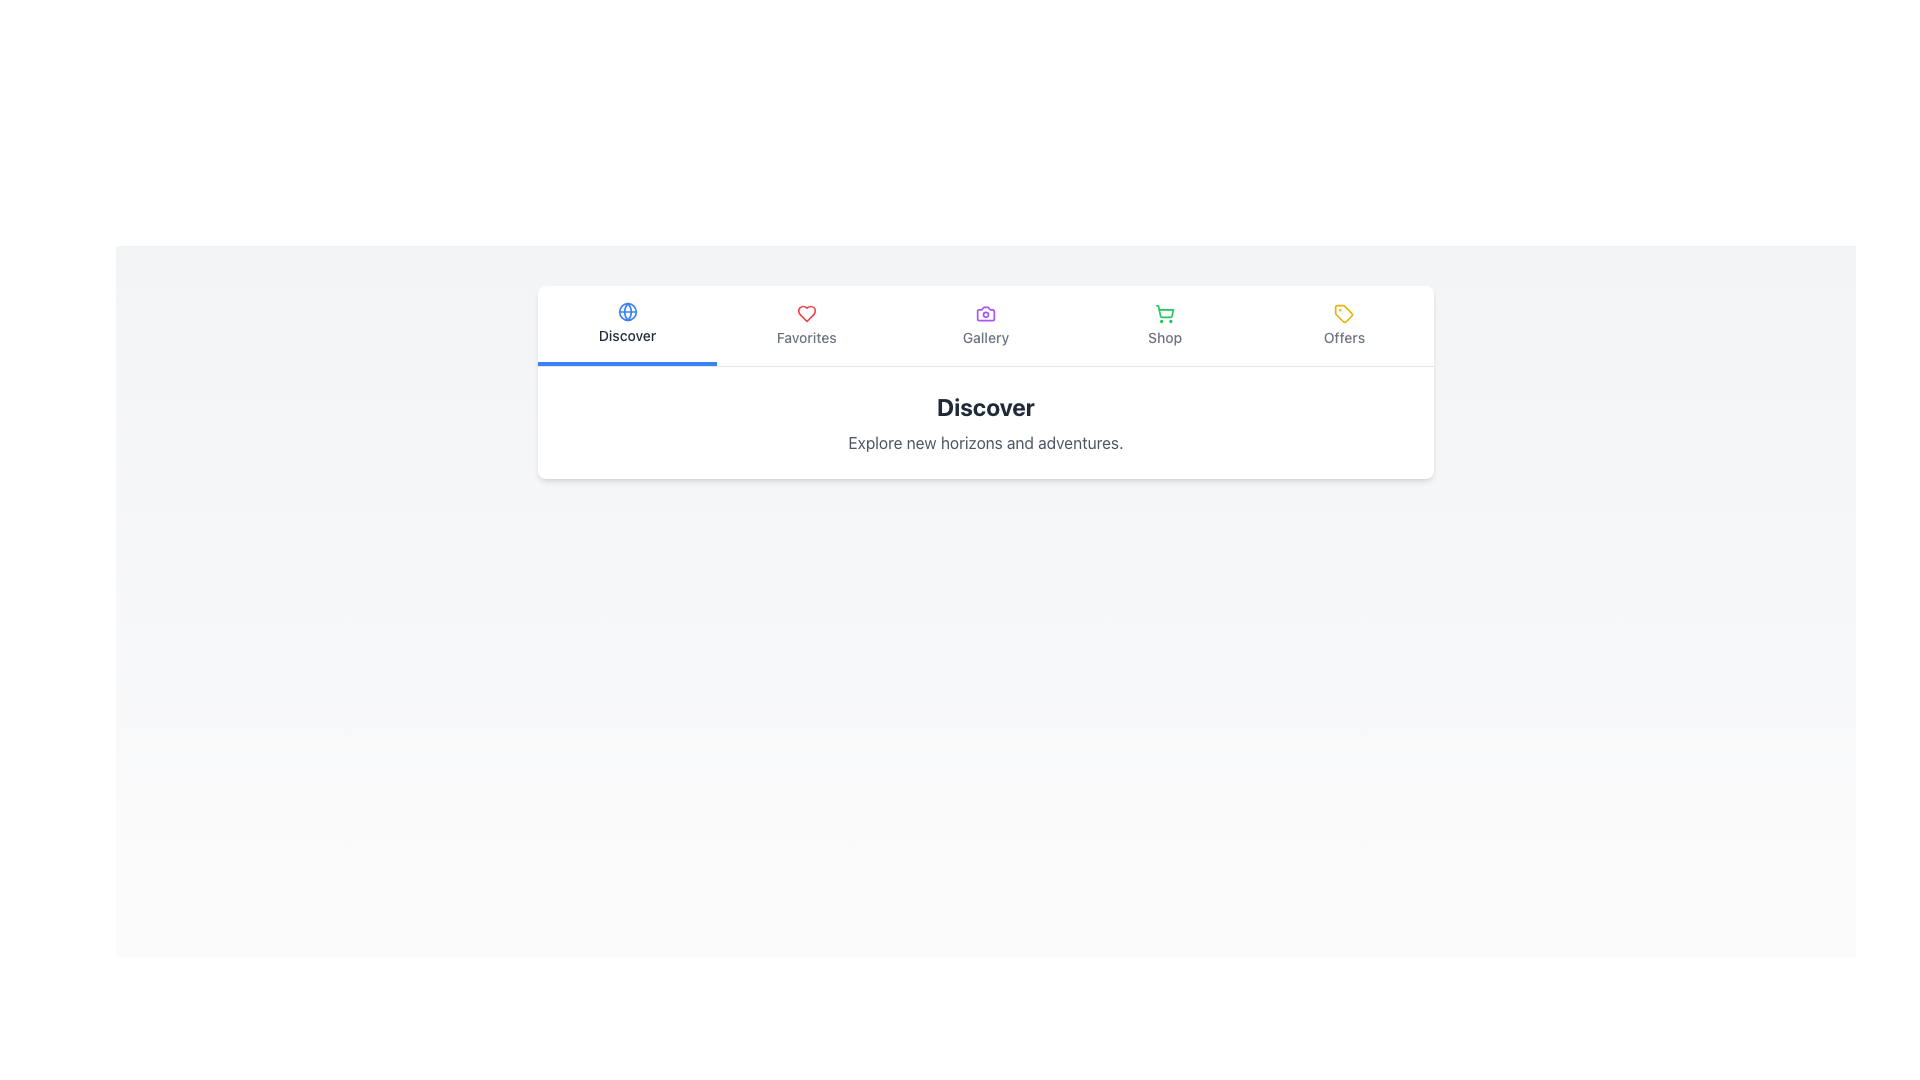 This screenshot has width=1920, height=1080. Describe the element at coordinates (806, 313) in the screenshot. I see `the red heart icon located next to the 'Favorites' text` at that location.